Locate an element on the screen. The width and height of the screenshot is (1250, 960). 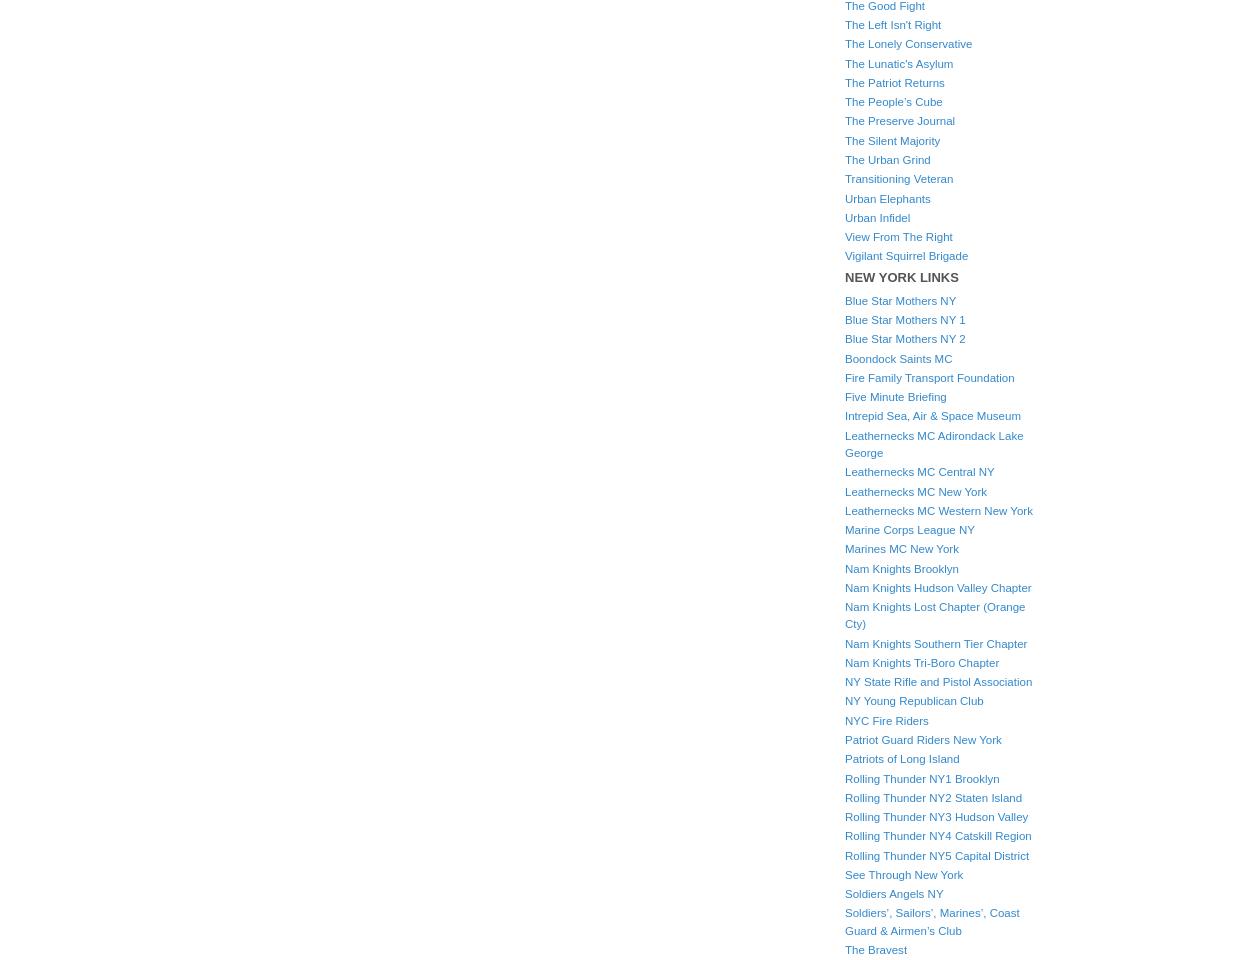
'Soldiers’, Sailors’, Marines’, Coast Guard & Airmen’s Club' is located at coordinates (844, 921).